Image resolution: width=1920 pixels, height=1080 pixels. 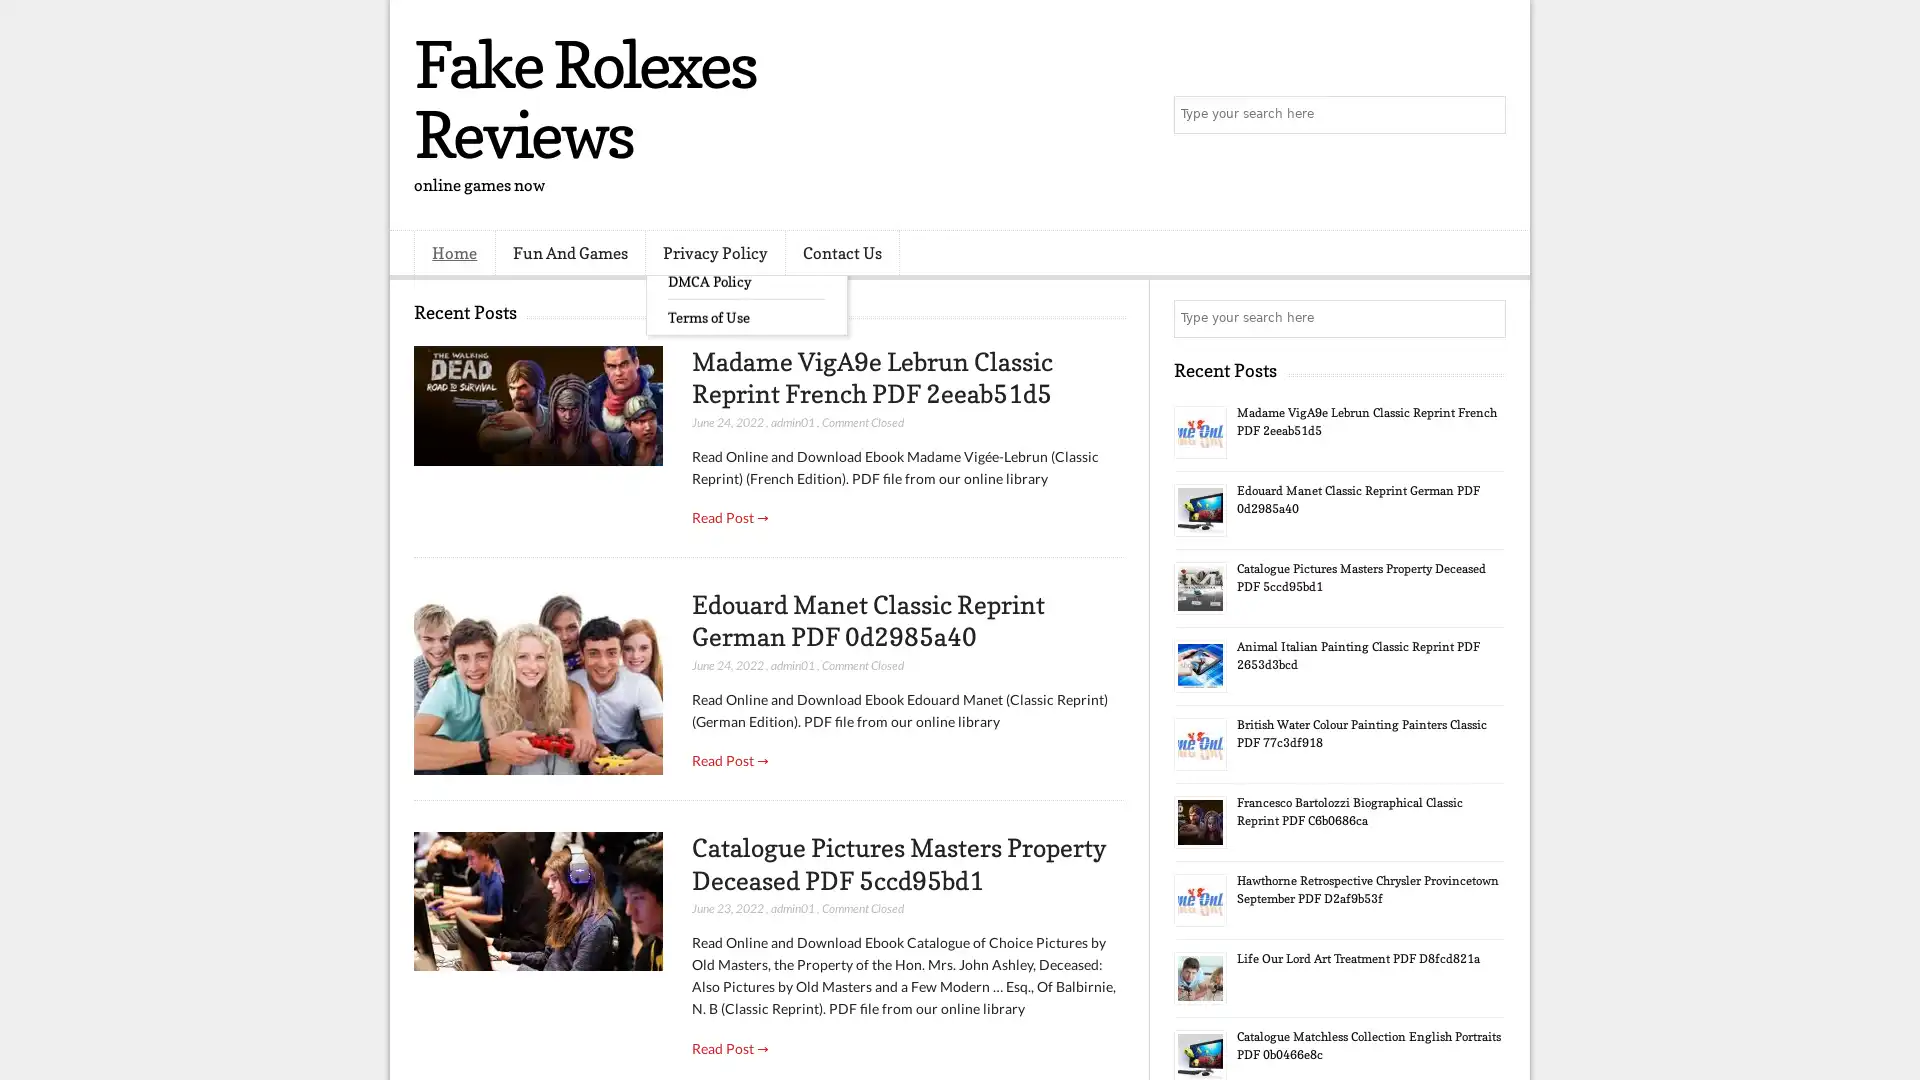 I want to click on Search, so click(x=1485, y=115).